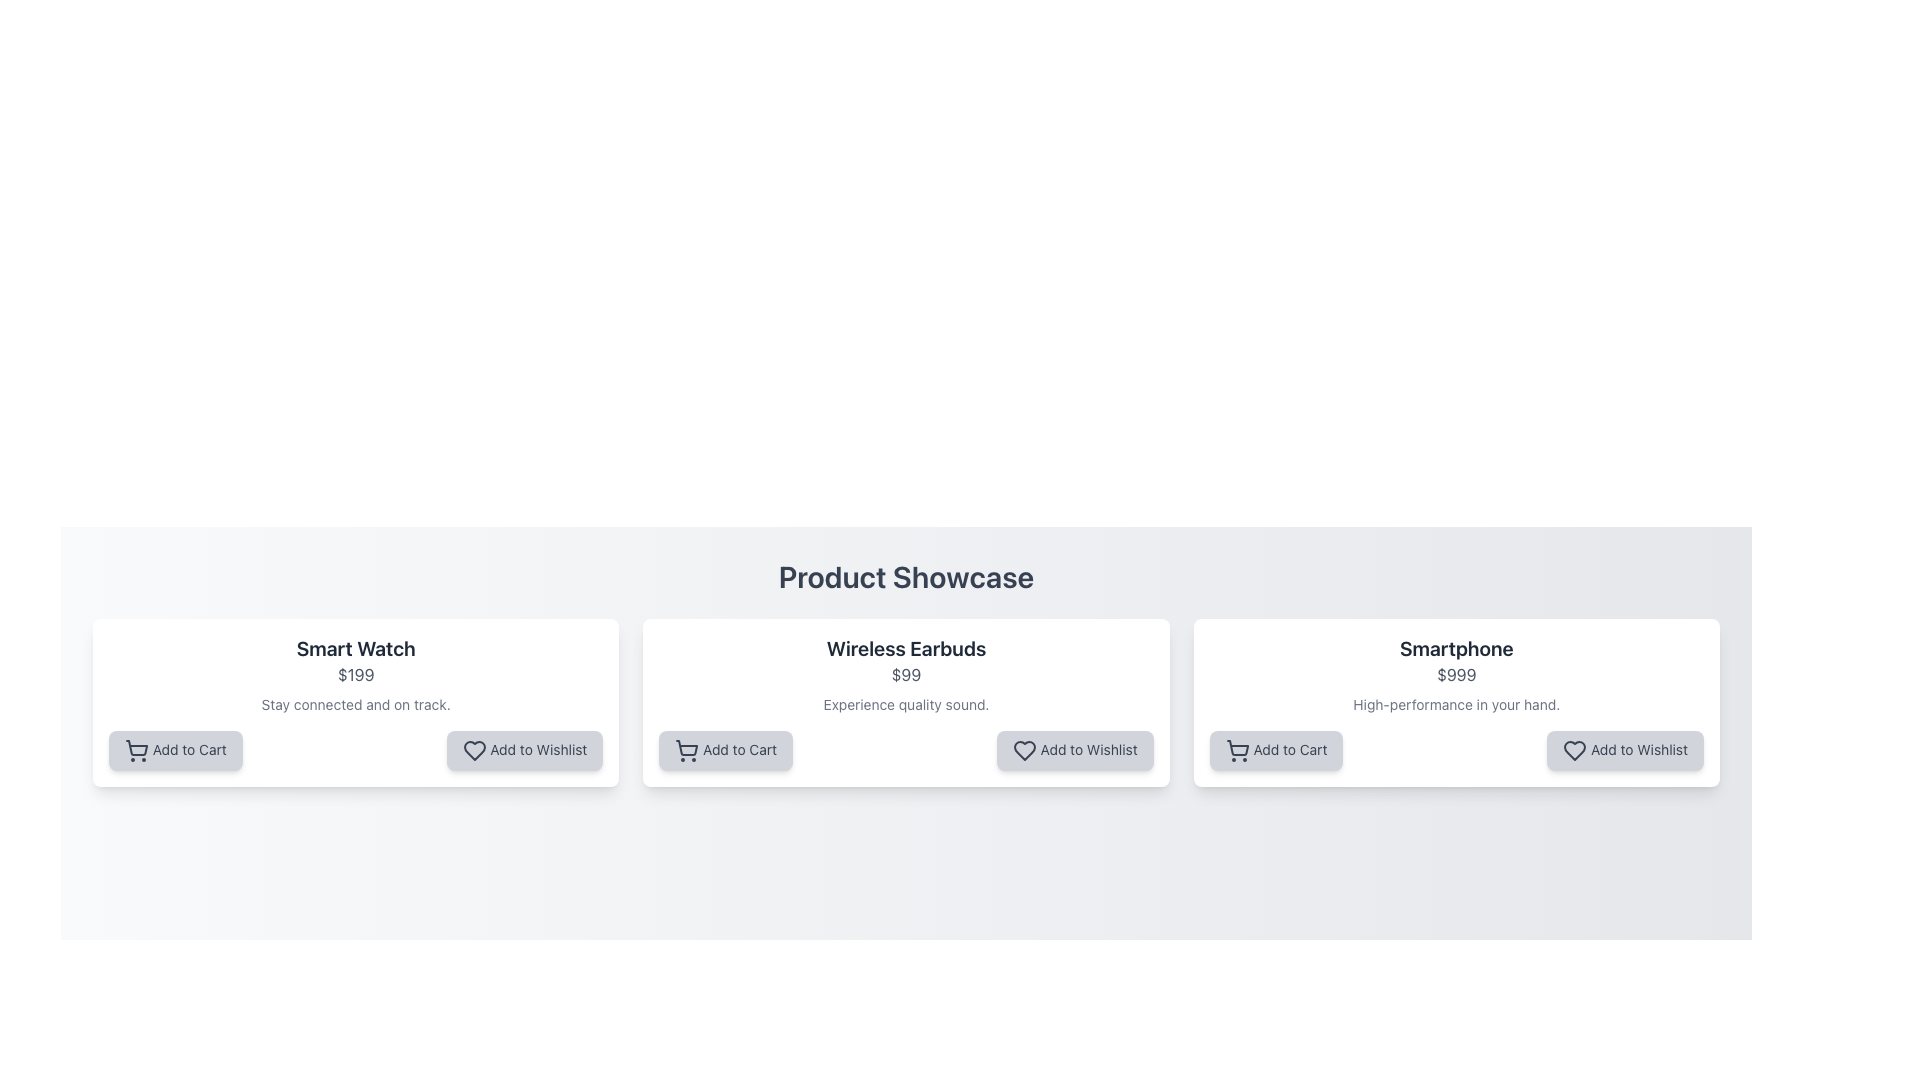 The height and width of the screenshot is (1080, 1920). What do you see at coordinates (905, 577) in the screenshot?
I see `the centered heading text 'Product Showcase'` at bounding box center [905, 577].